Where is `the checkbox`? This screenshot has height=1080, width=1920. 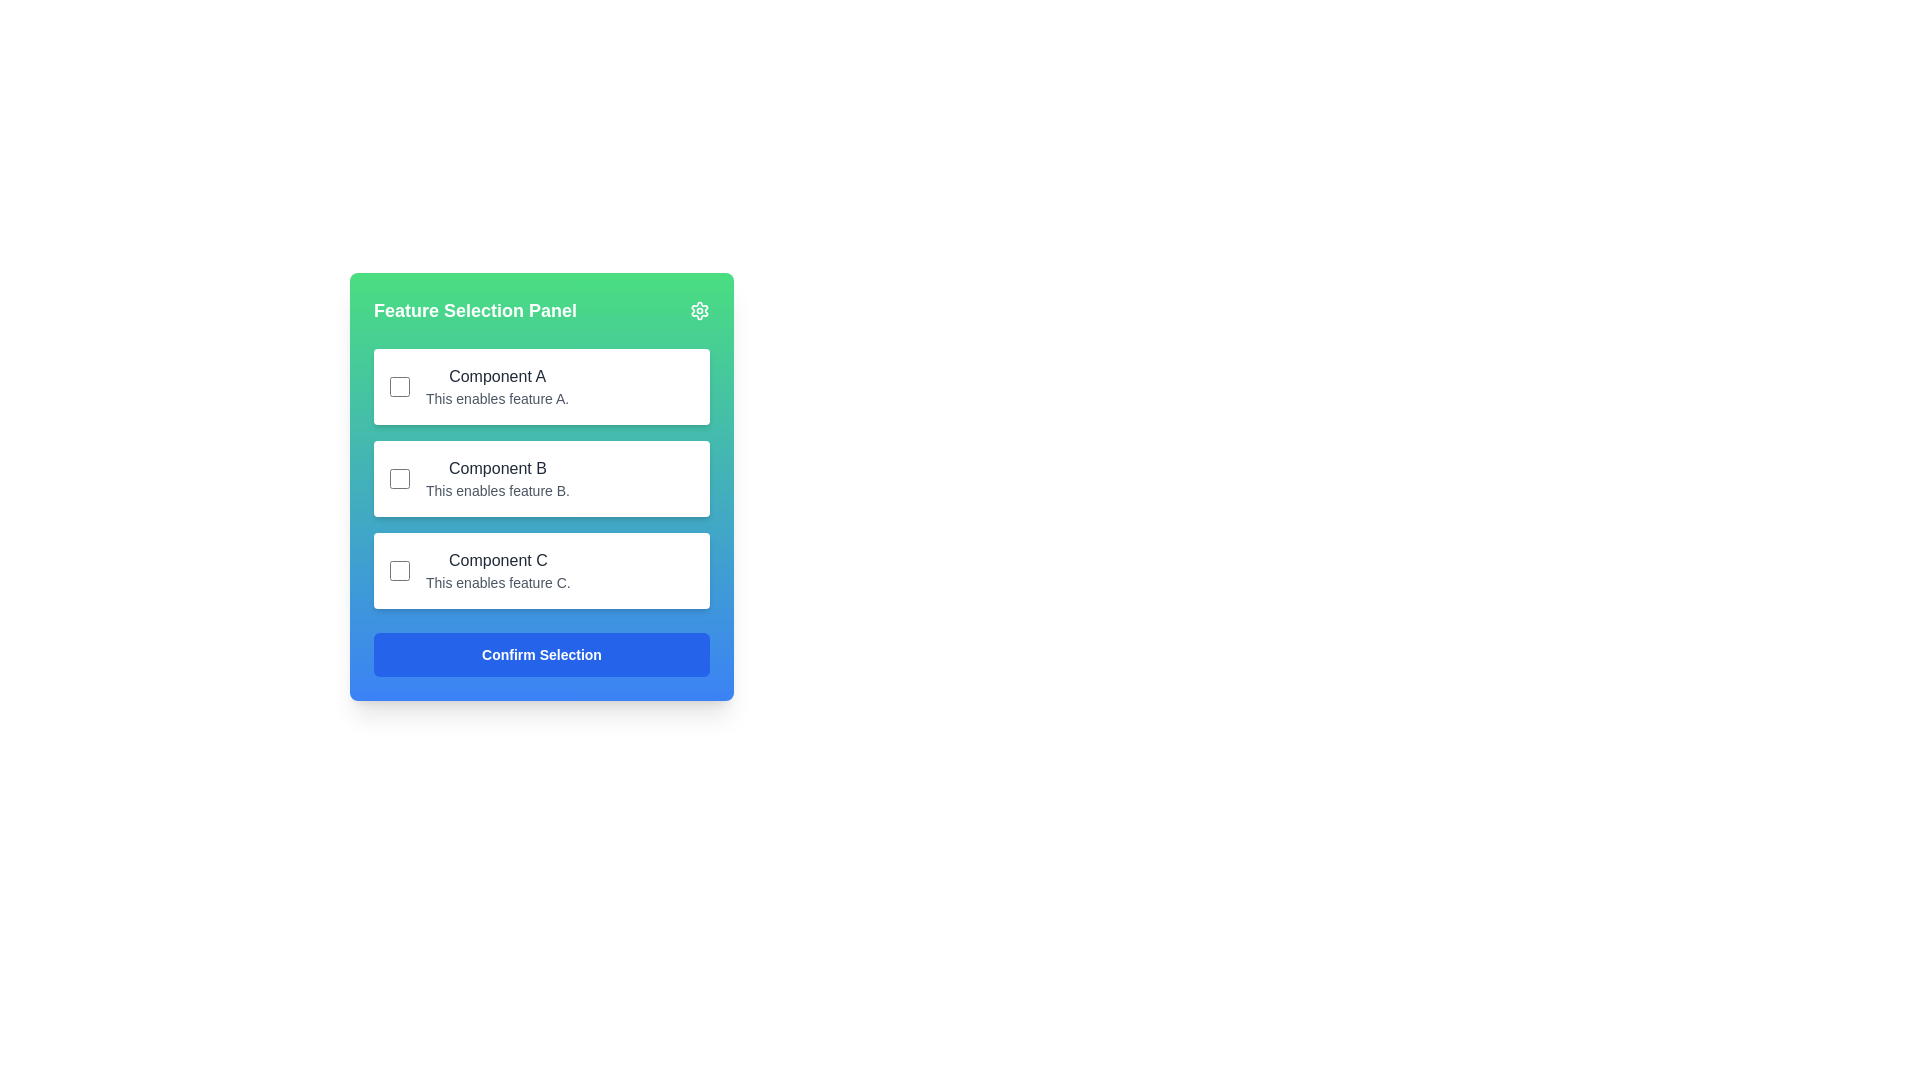
the checkbox is located at coordinates (399, 386).